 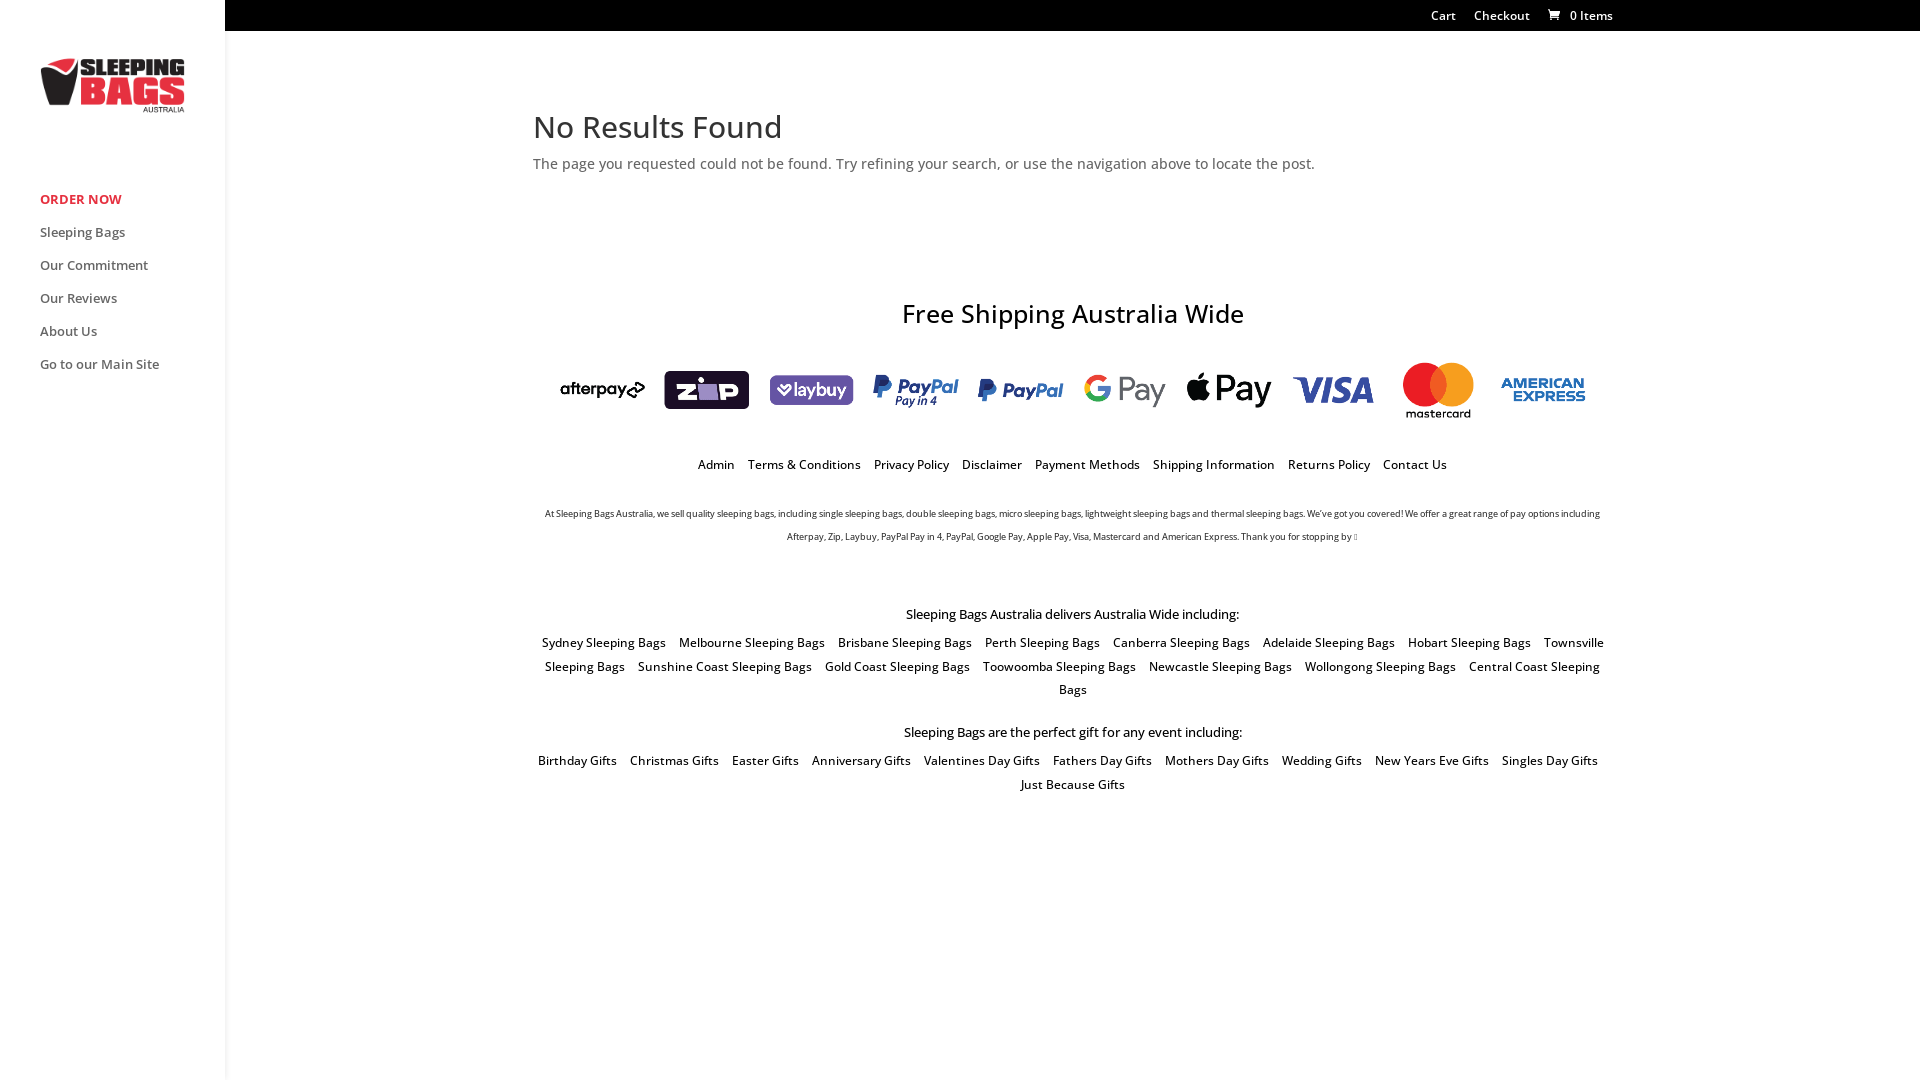 What do you see at coordinates (749, 642) in the screenshot?
I see `'Melbourne Sleeping Bags'` at bounding box center [749, 642].